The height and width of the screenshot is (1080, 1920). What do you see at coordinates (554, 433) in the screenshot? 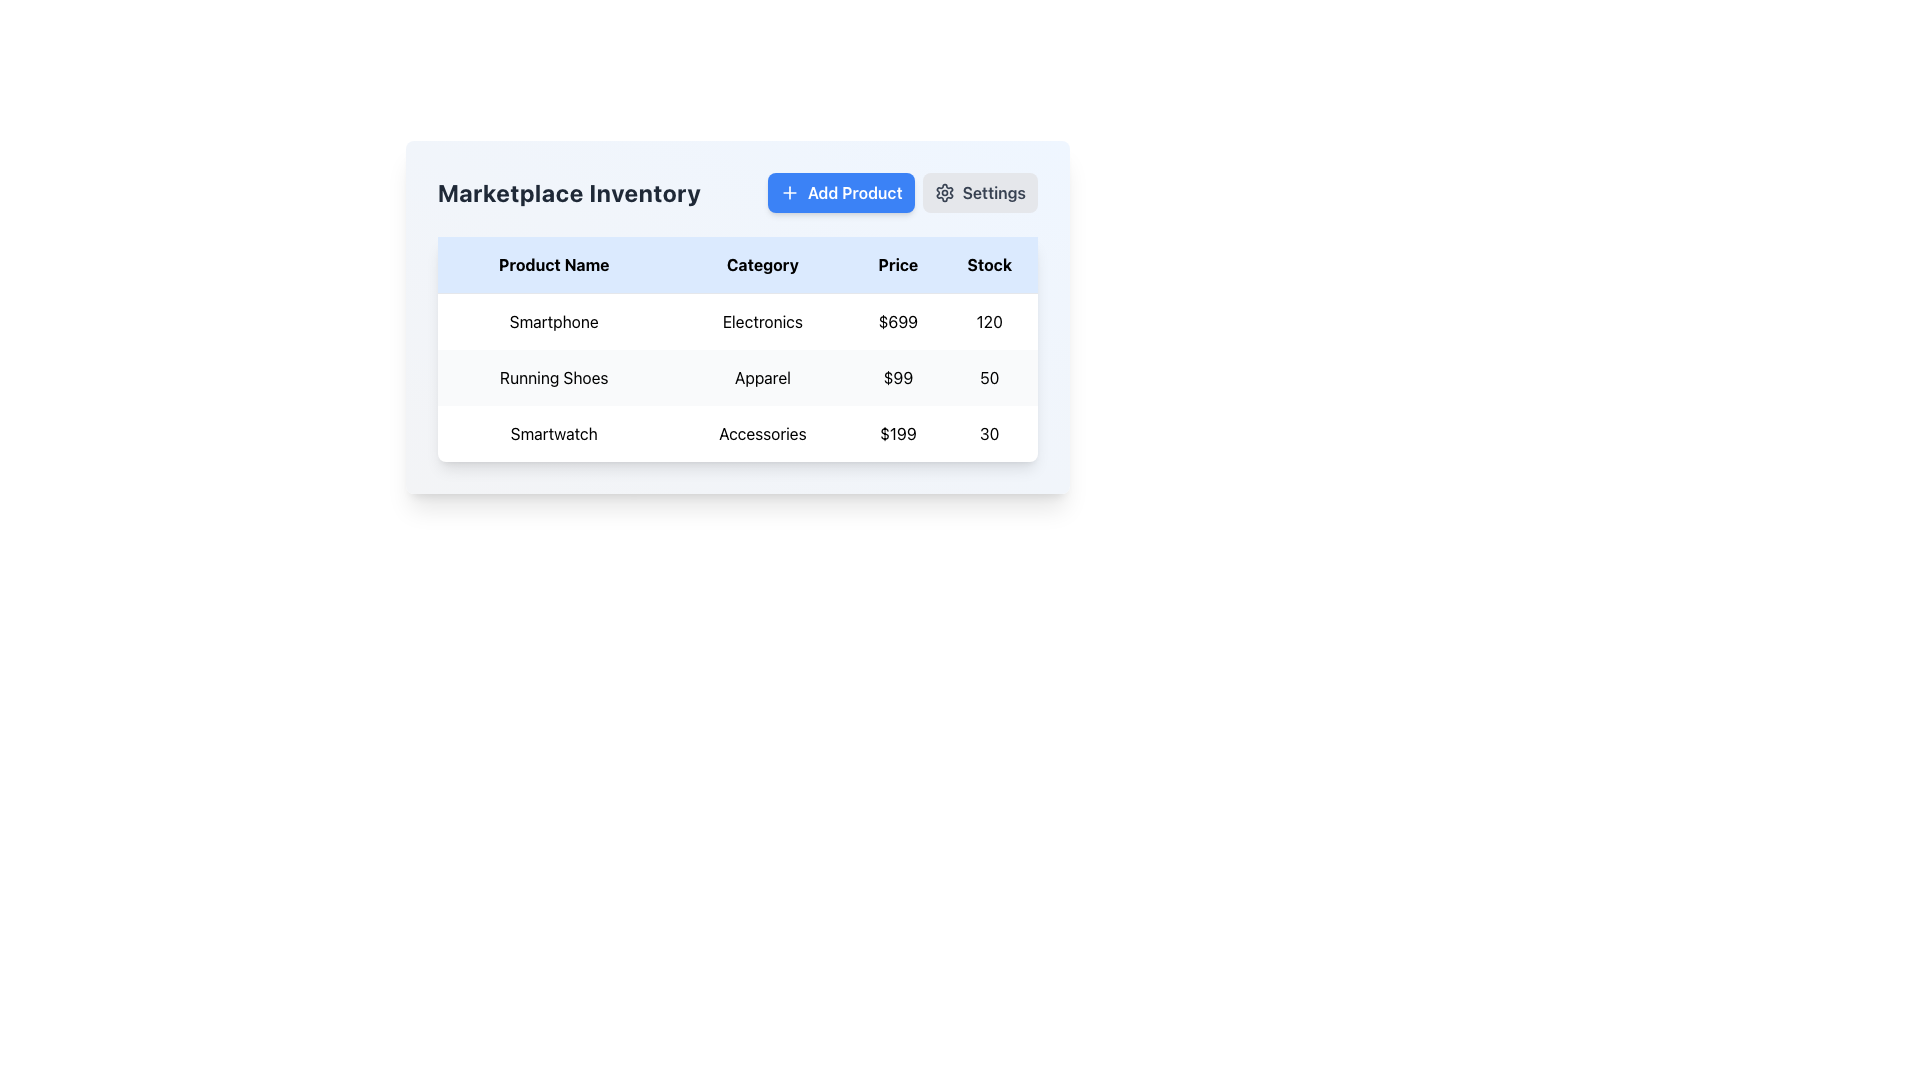
I see `text label displaying 'Smartwatch' located in the first column of the fourth row of a tabular interface` at bounding box center [554, 433].